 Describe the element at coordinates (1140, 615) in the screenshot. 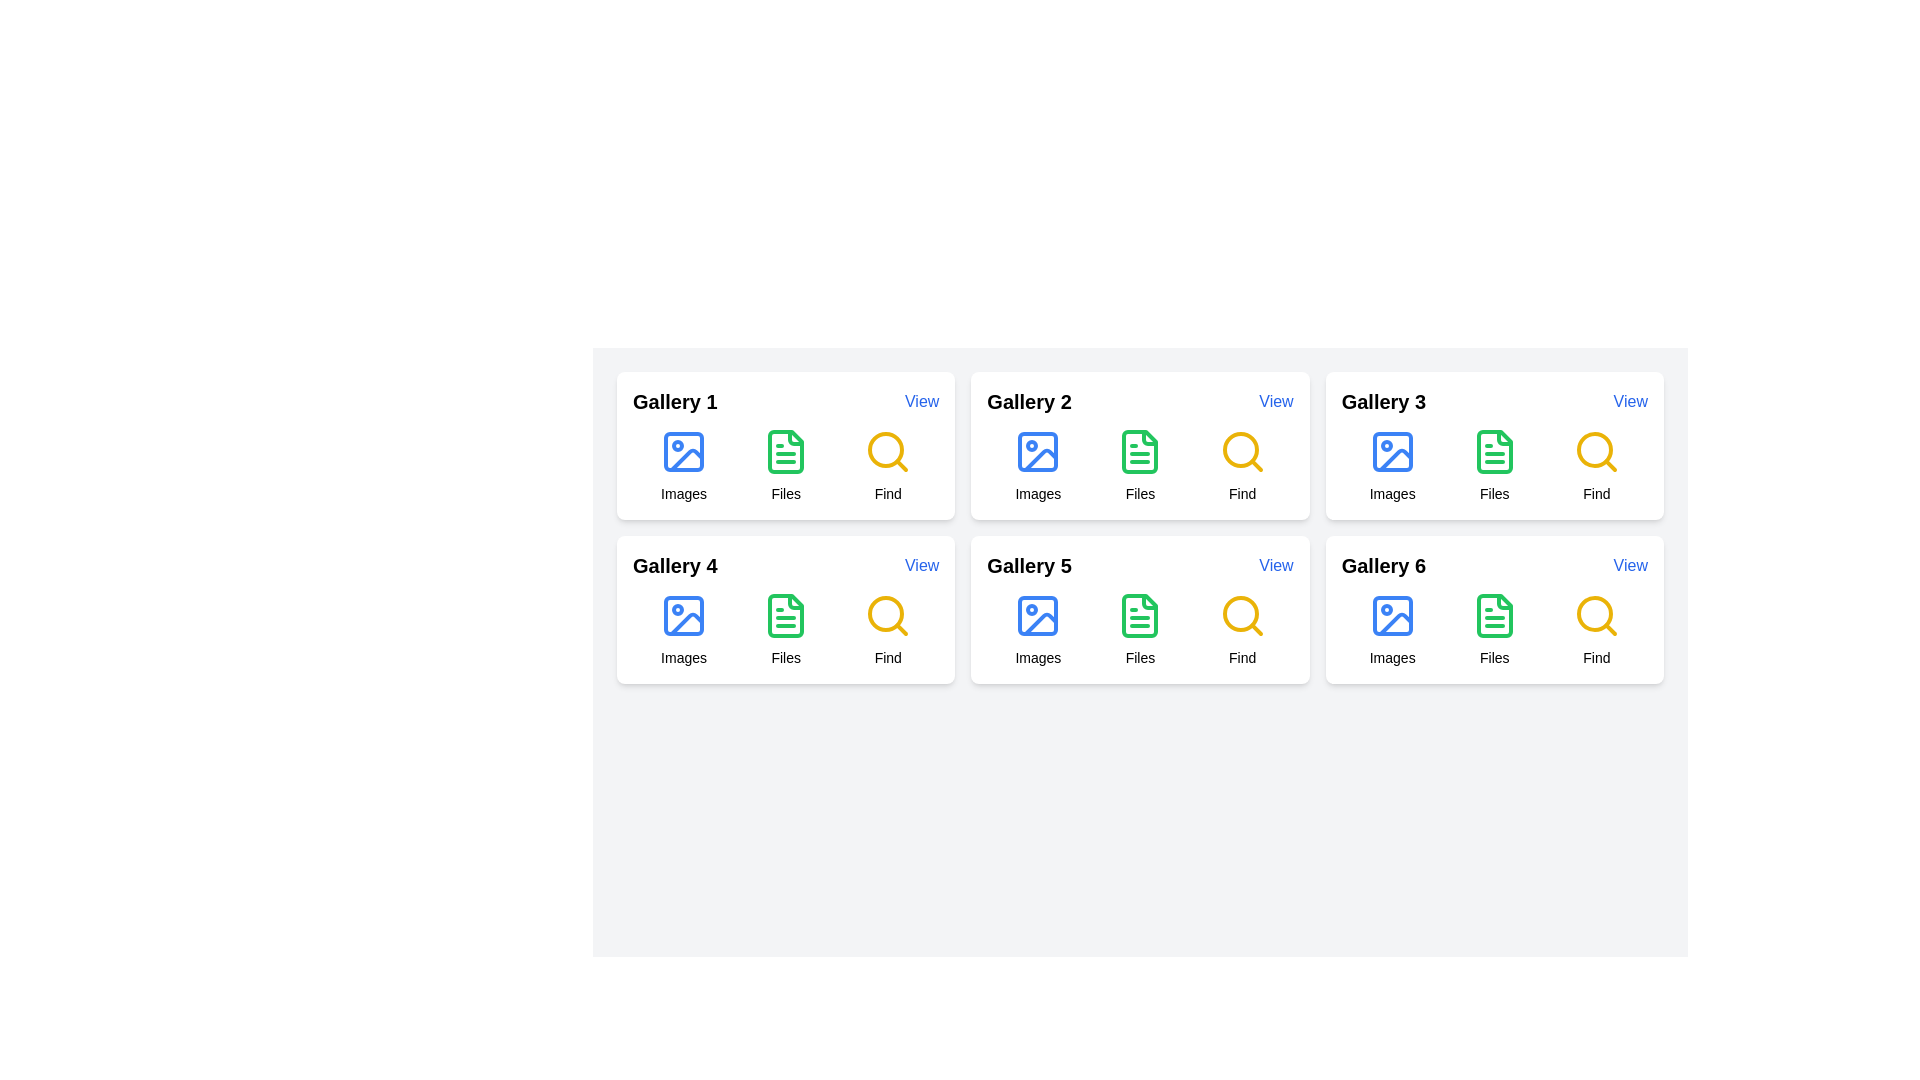

I see `the green file document icon with rounded edges, located as the leftmost icon in the second row under the 'Gallery 5' card` at that location.